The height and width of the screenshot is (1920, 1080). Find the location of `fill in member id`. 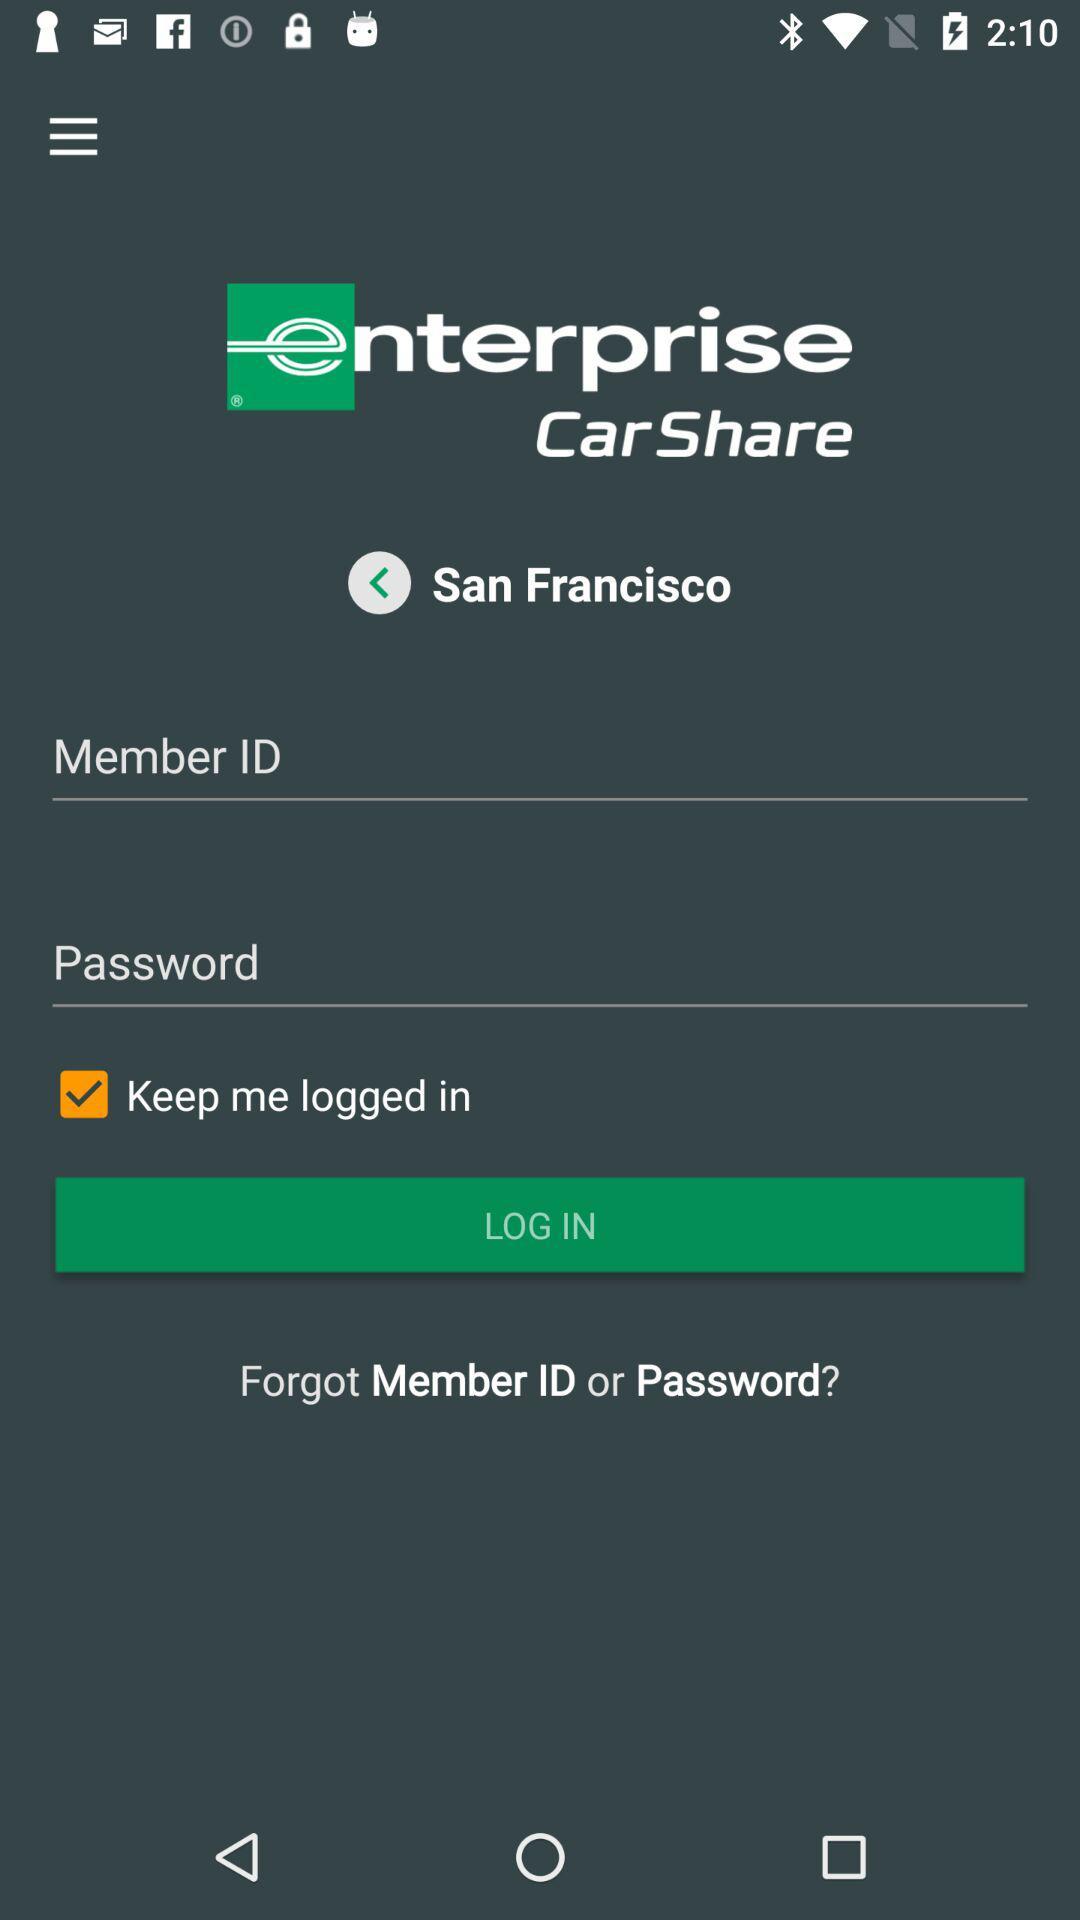

fill in member id is located at coordinates (540, 757).